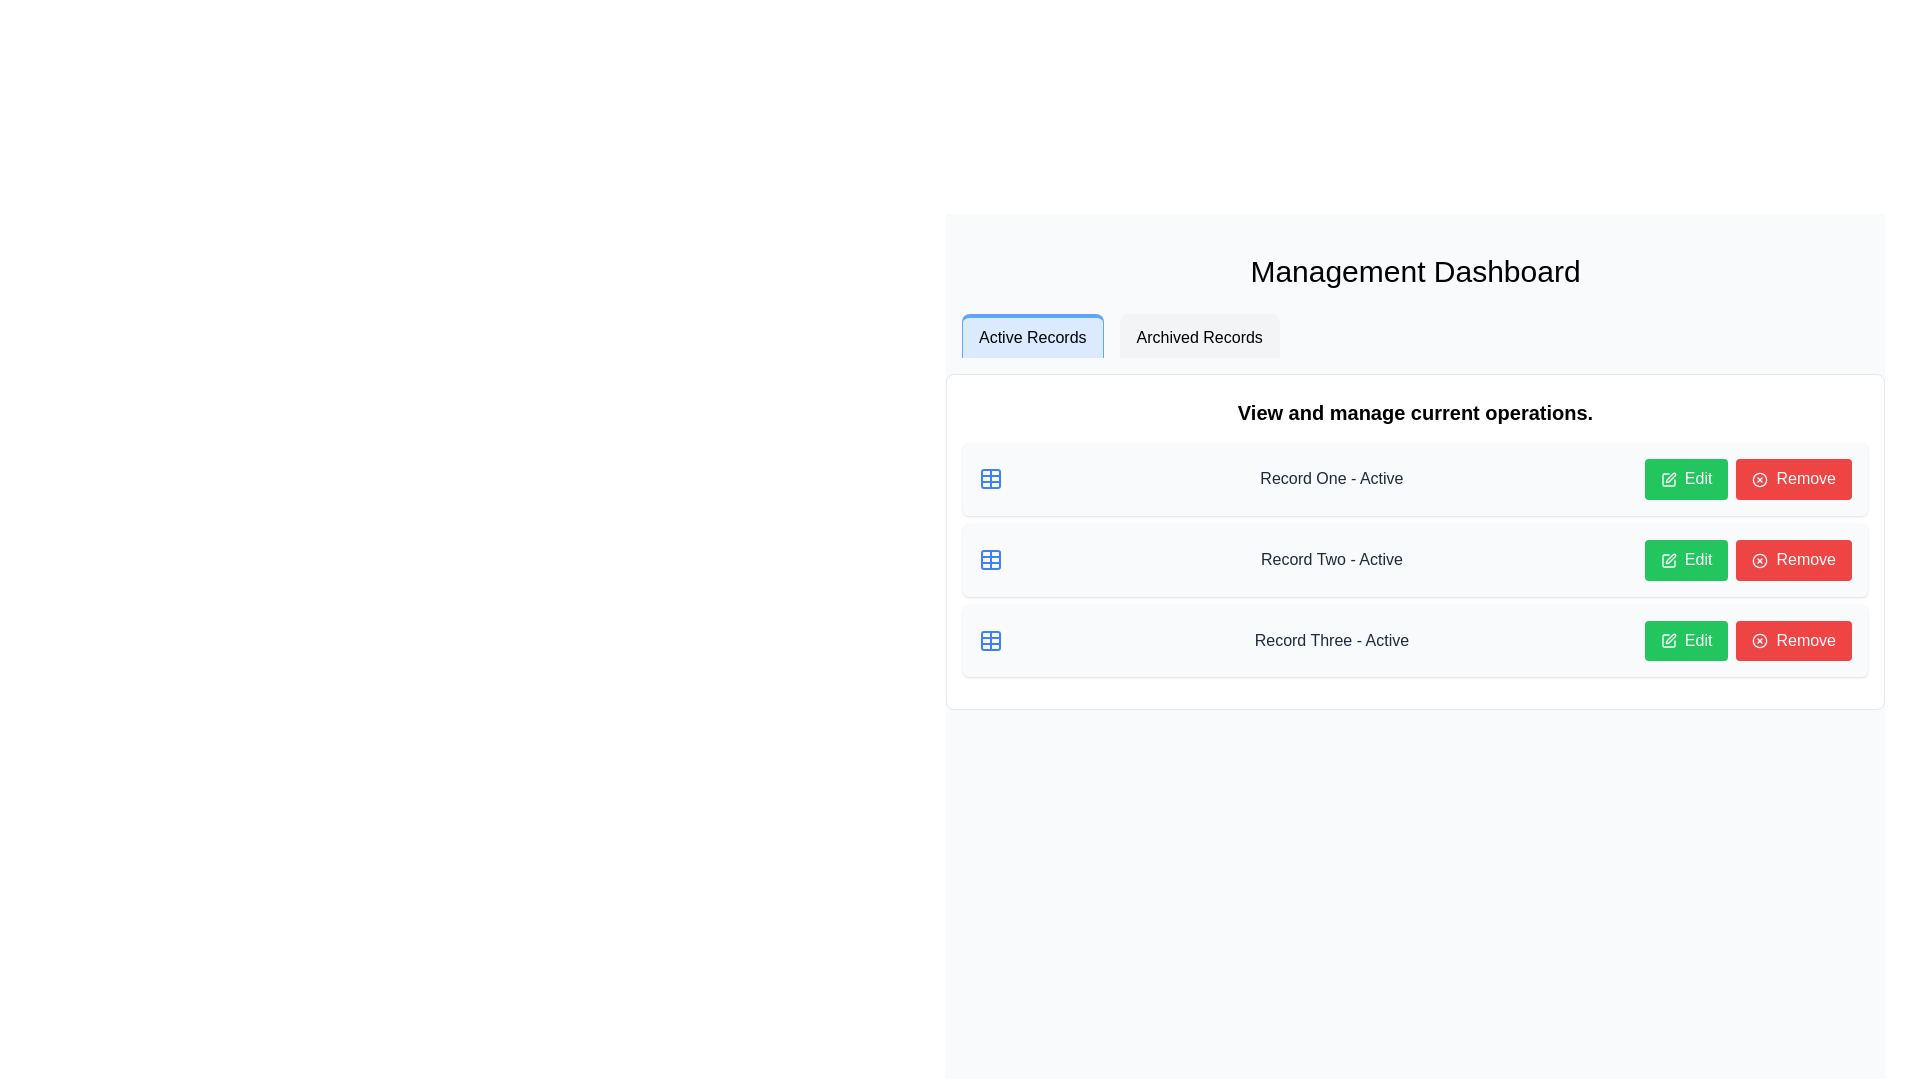 The width and height of the screenshot is (1920, 1080). I want to click on the green pen icon located to the left of the 'Edit' label text within the 'Edit' button to initiate the edit action, so click(1668, 479).